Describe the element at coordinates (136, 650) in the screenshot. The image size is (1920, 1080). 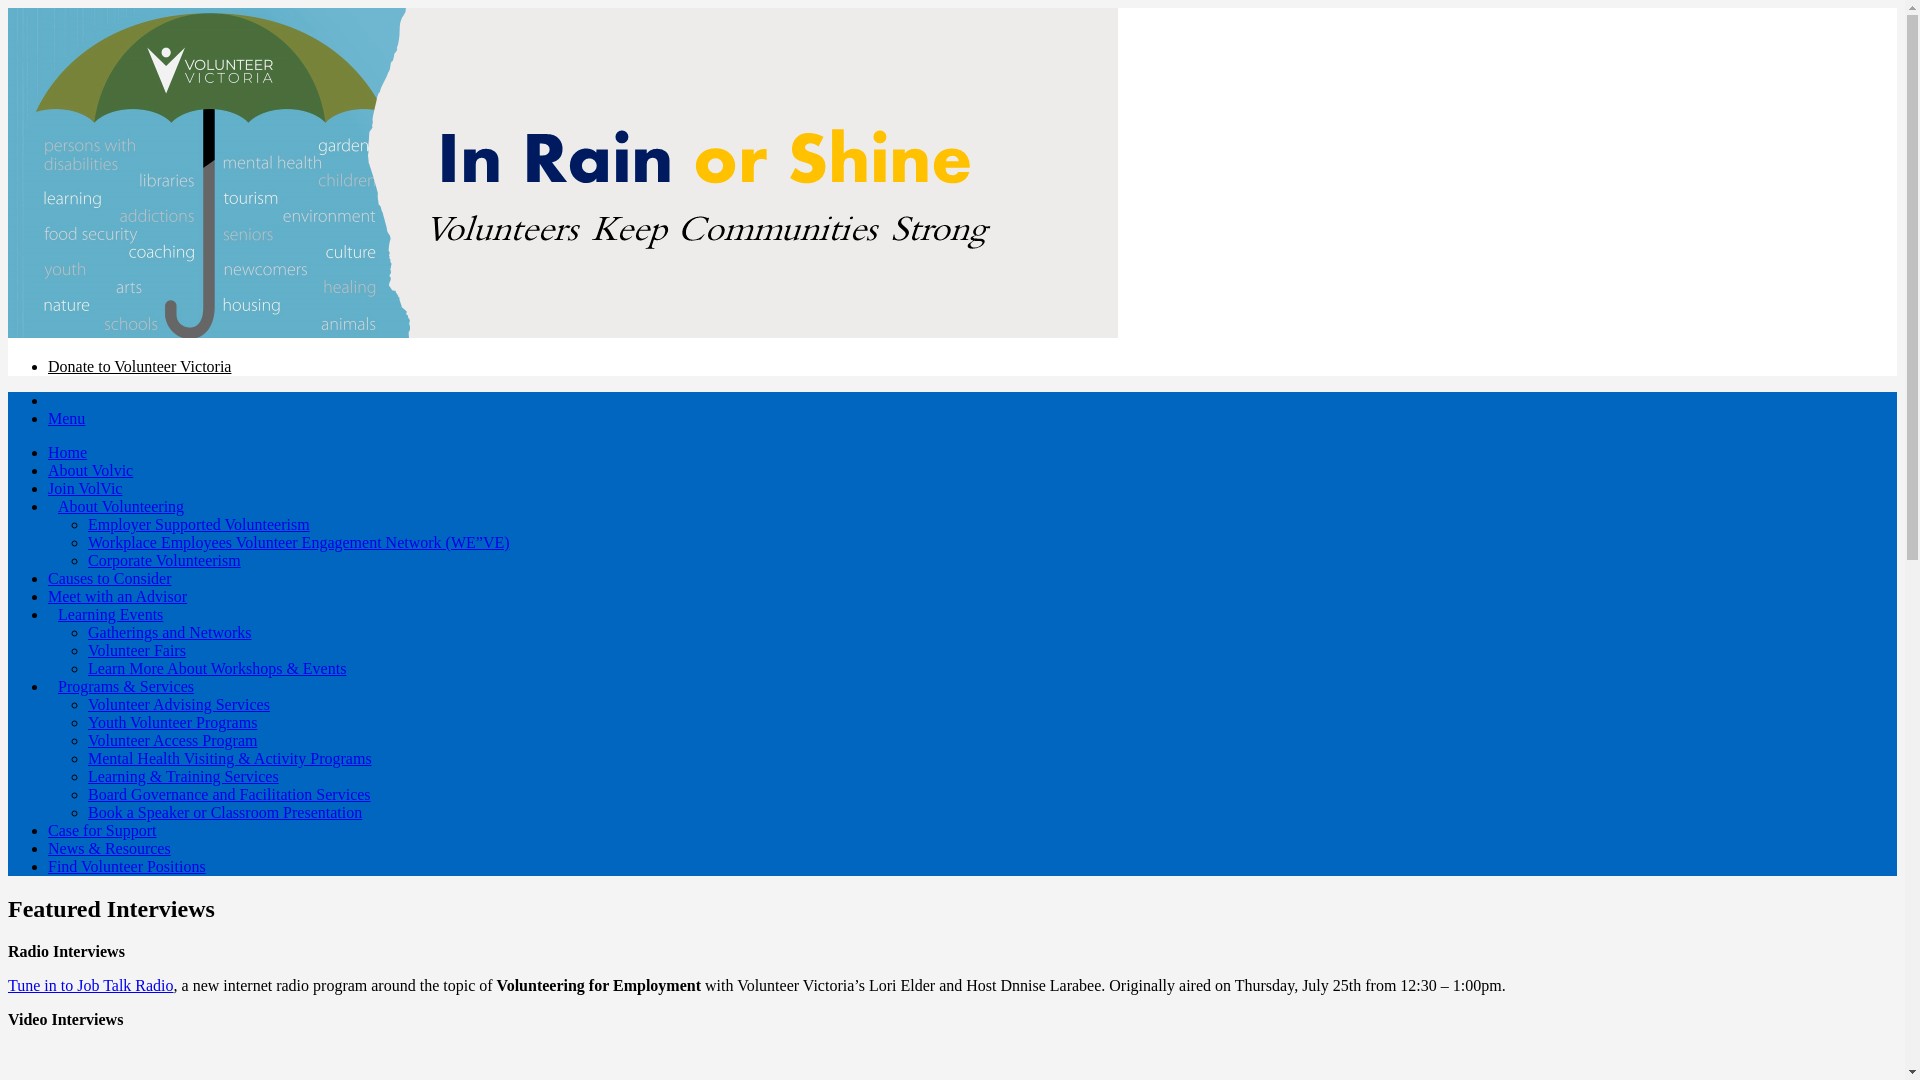
I see `'Volunteer Fairs'` at that location.